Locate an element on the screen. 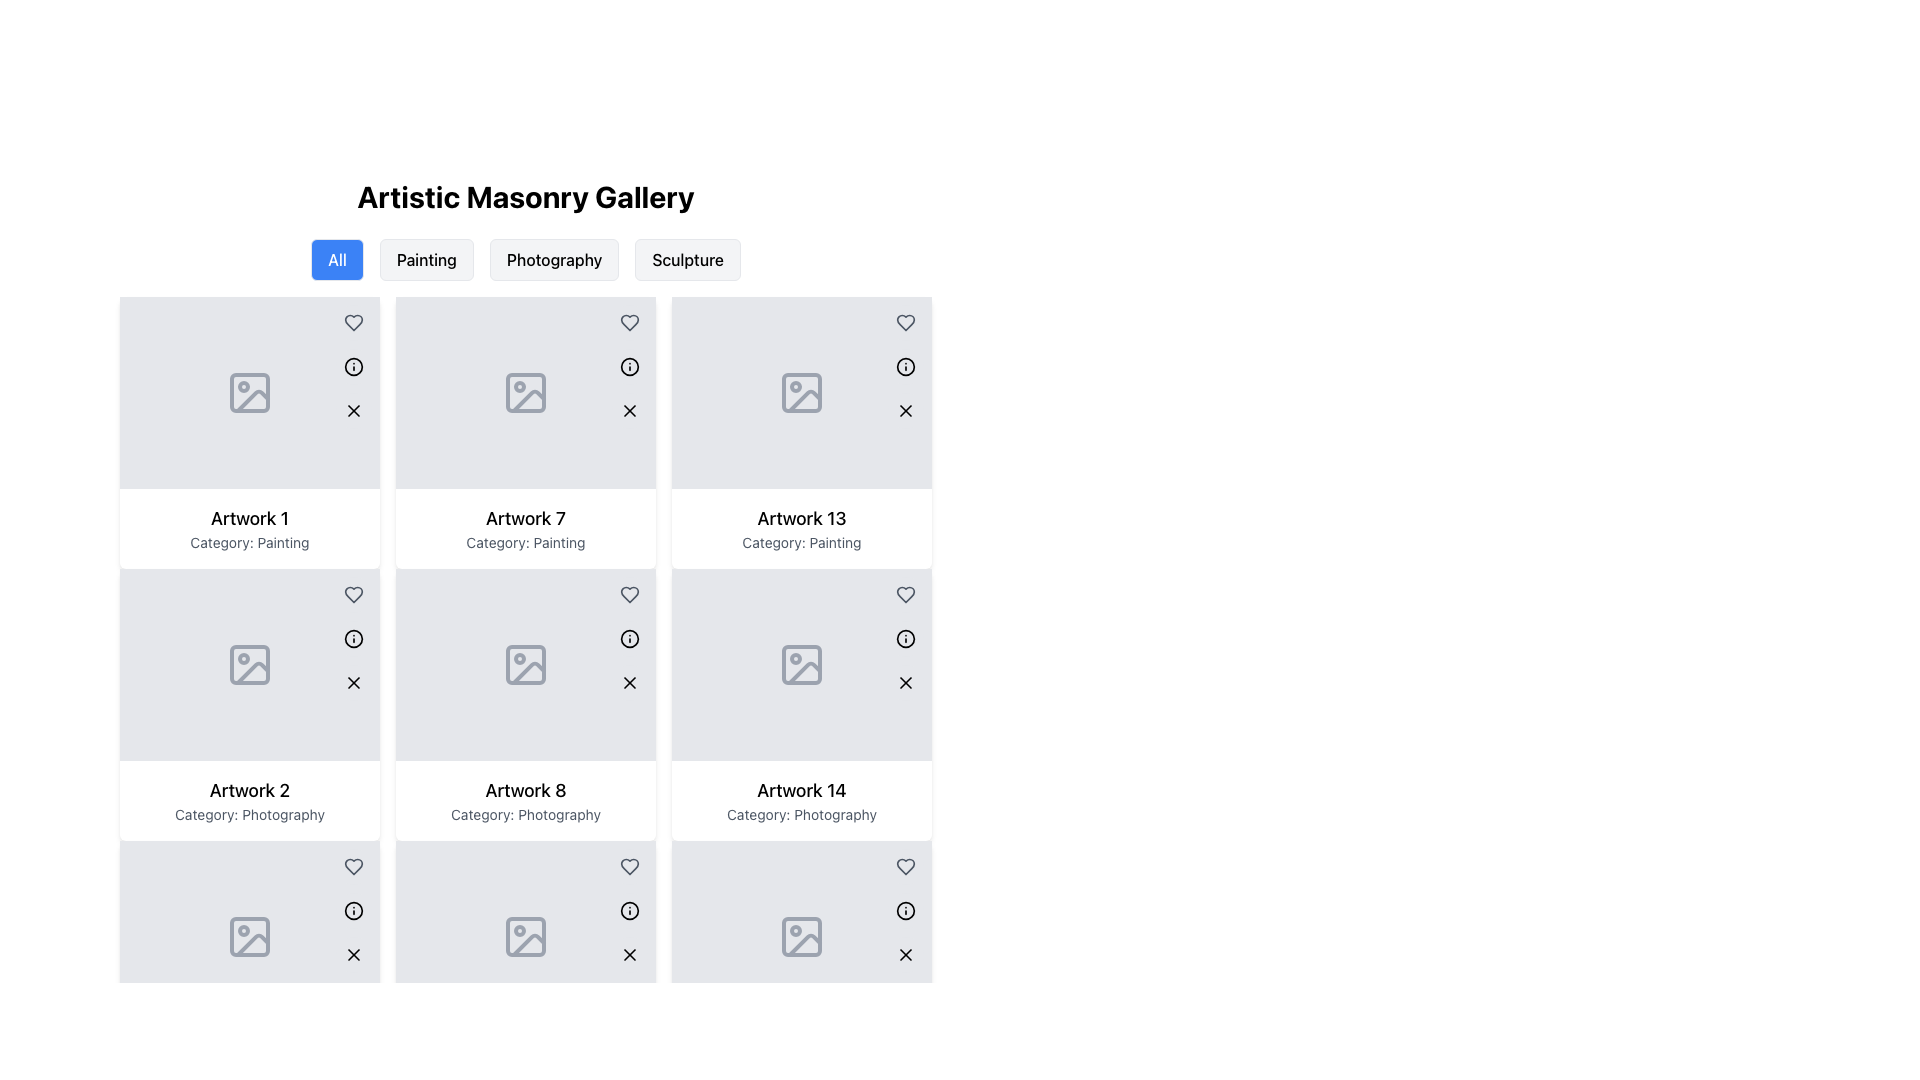 The image size is (1920, 1080). the pictographic icon resembling a landscape within the 'Artwork 14' card in the 'Artistic Masonry Gallery' is located at coordinates (801, 937).